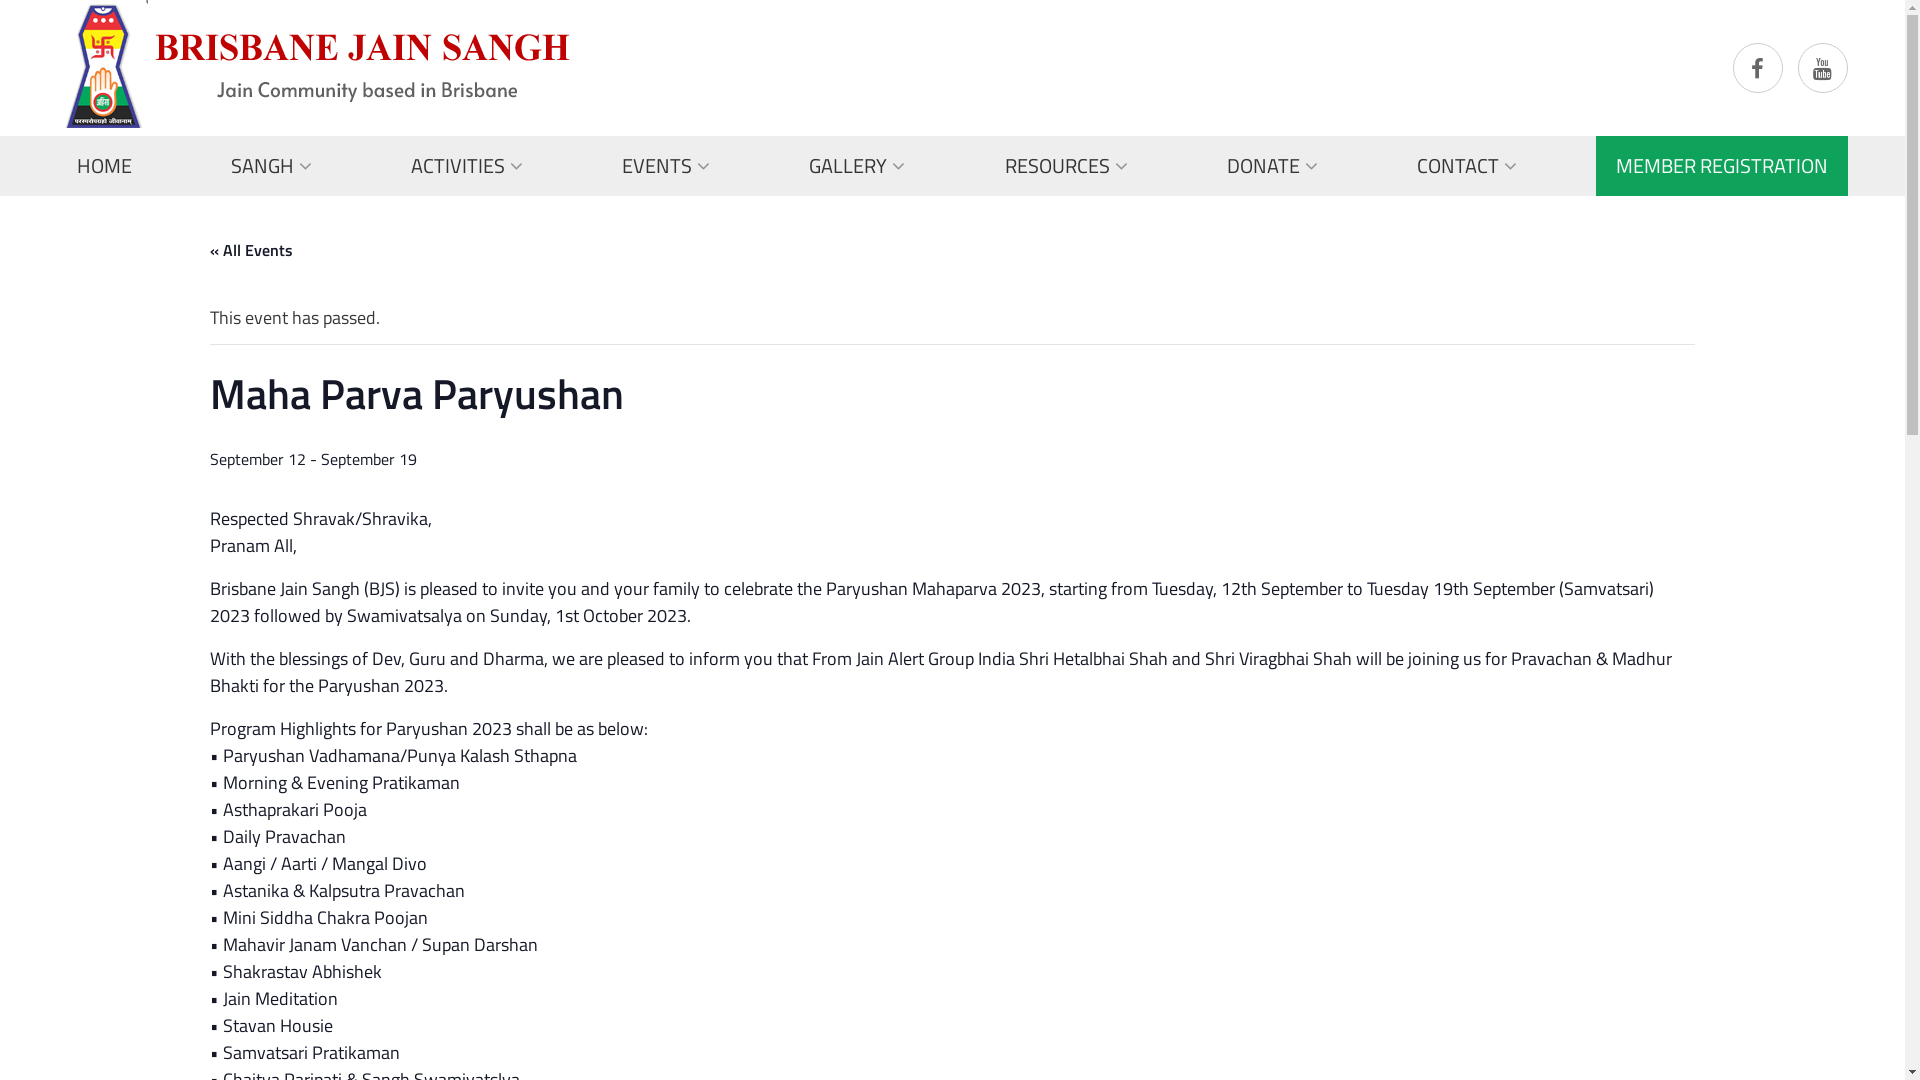  Describe the element at coordinates (1721, 164) in the screenshot. I see `'MEMBER REGISTRATION'` at that location.